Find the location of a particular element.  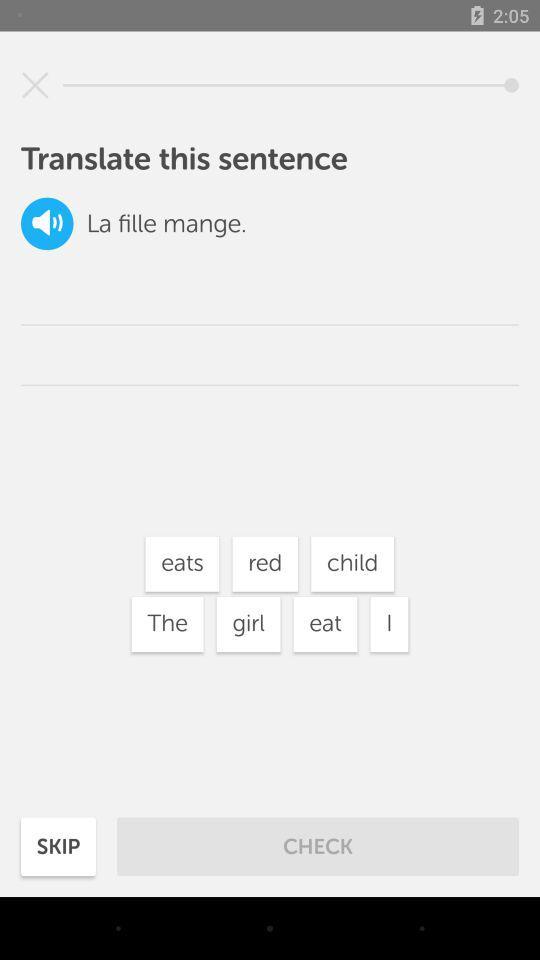

white box with text red is located at coordinates (265, 564).